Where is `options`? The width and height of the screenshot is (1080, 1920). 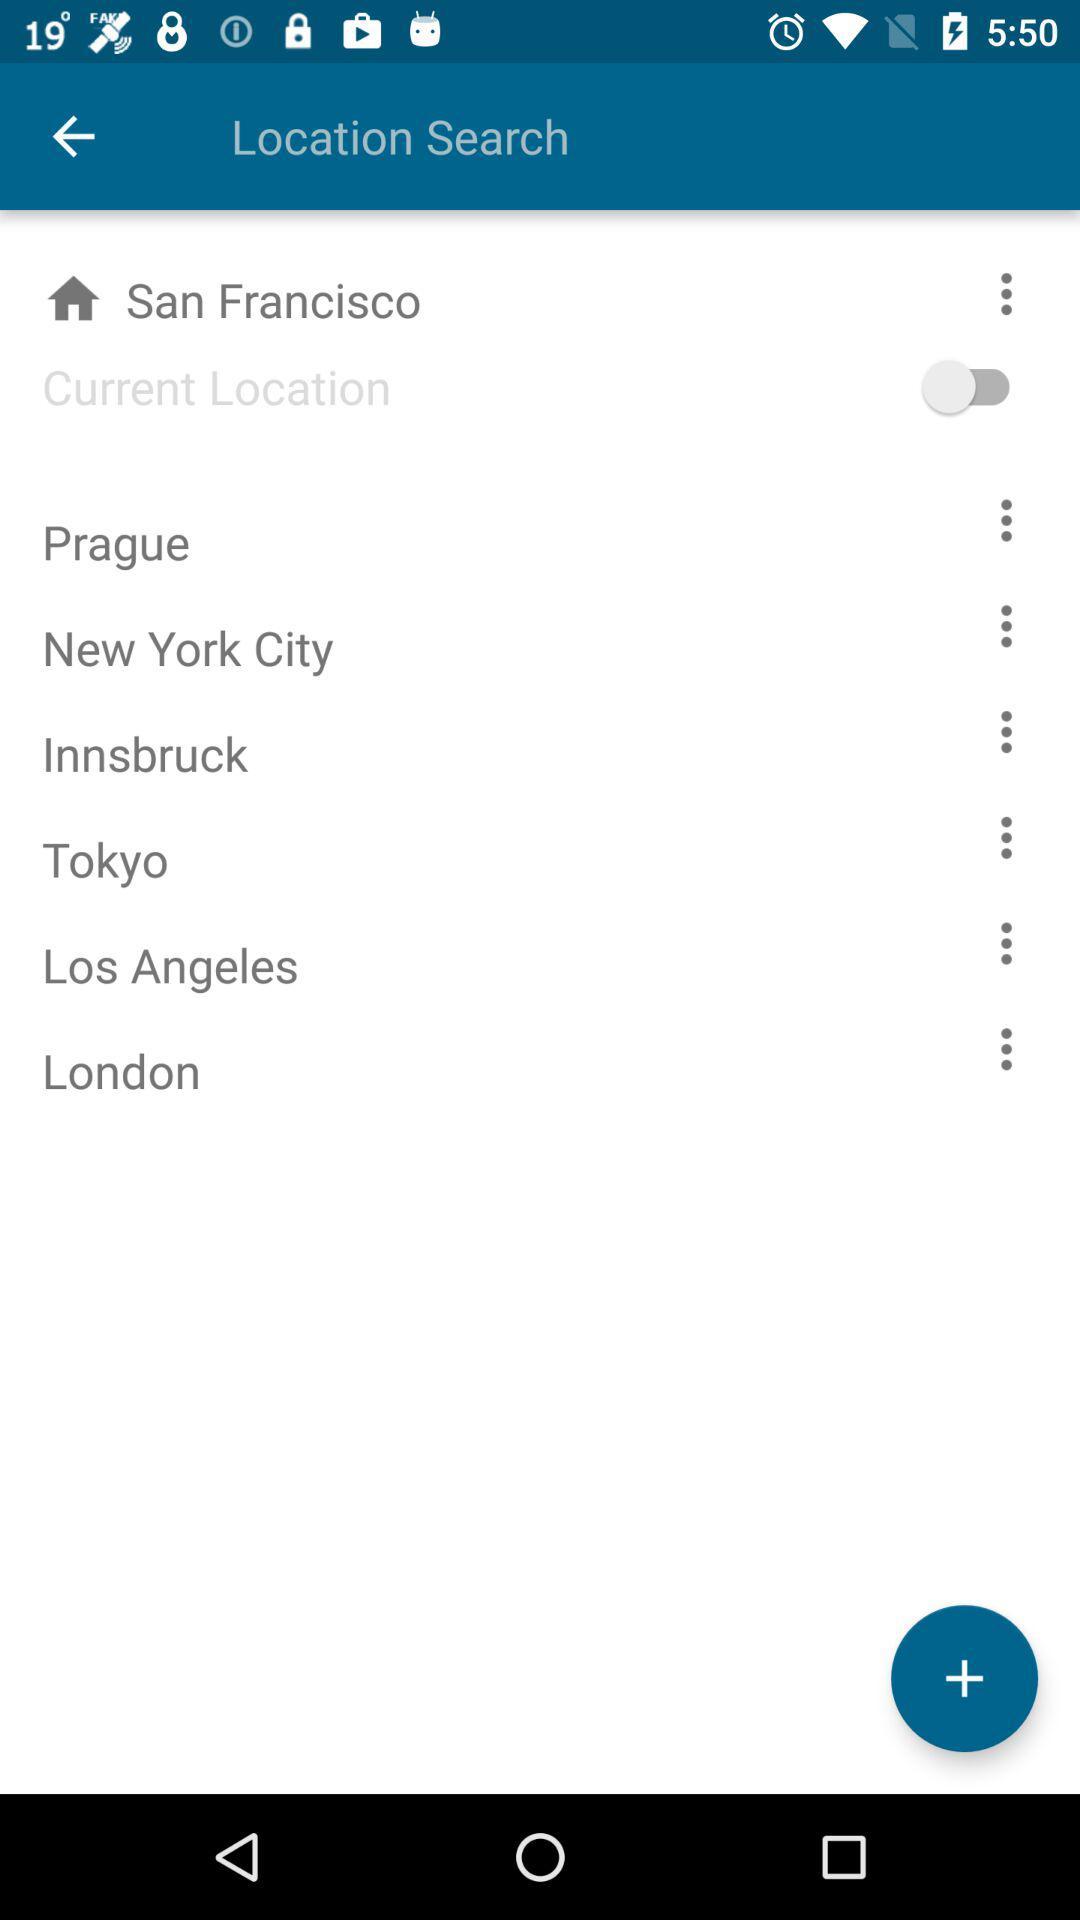
options is located at coordinates (1006, 625).